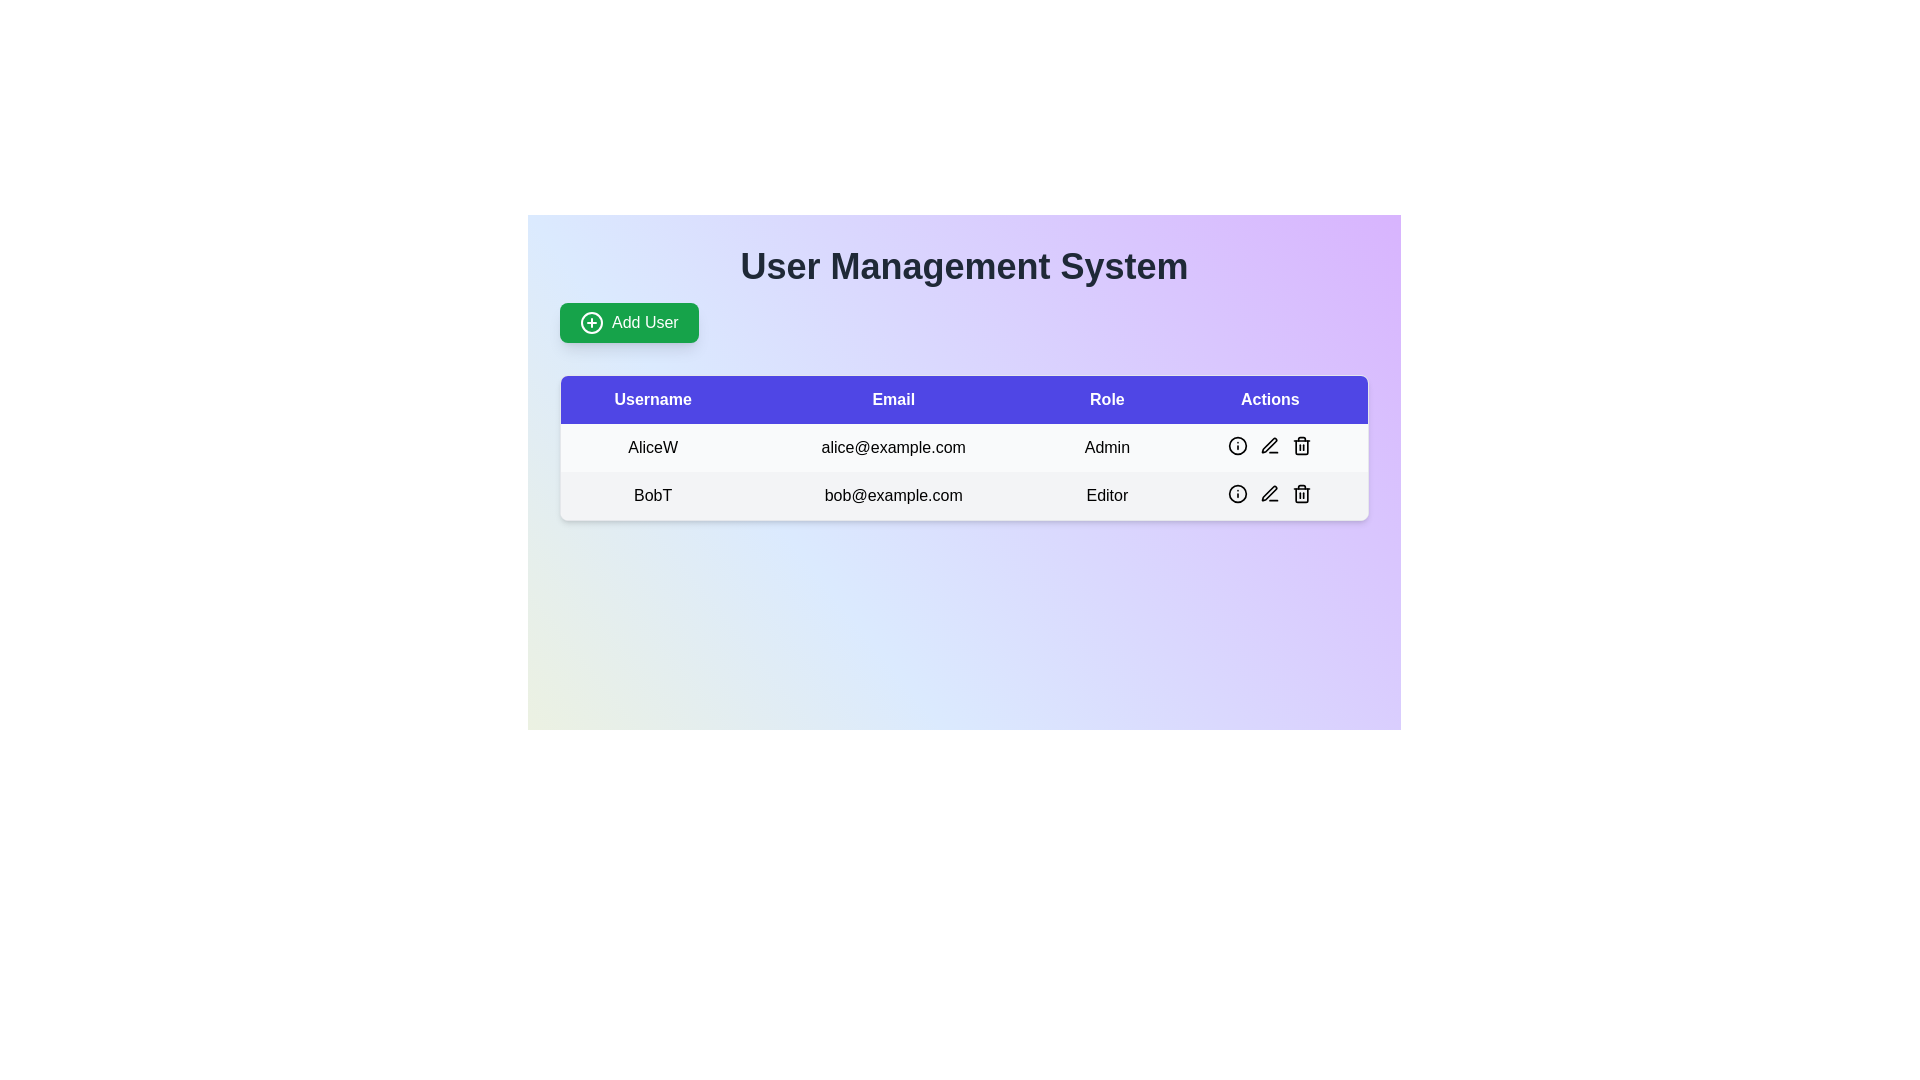  I want to click on a row in the user information table, so click(964, 460).